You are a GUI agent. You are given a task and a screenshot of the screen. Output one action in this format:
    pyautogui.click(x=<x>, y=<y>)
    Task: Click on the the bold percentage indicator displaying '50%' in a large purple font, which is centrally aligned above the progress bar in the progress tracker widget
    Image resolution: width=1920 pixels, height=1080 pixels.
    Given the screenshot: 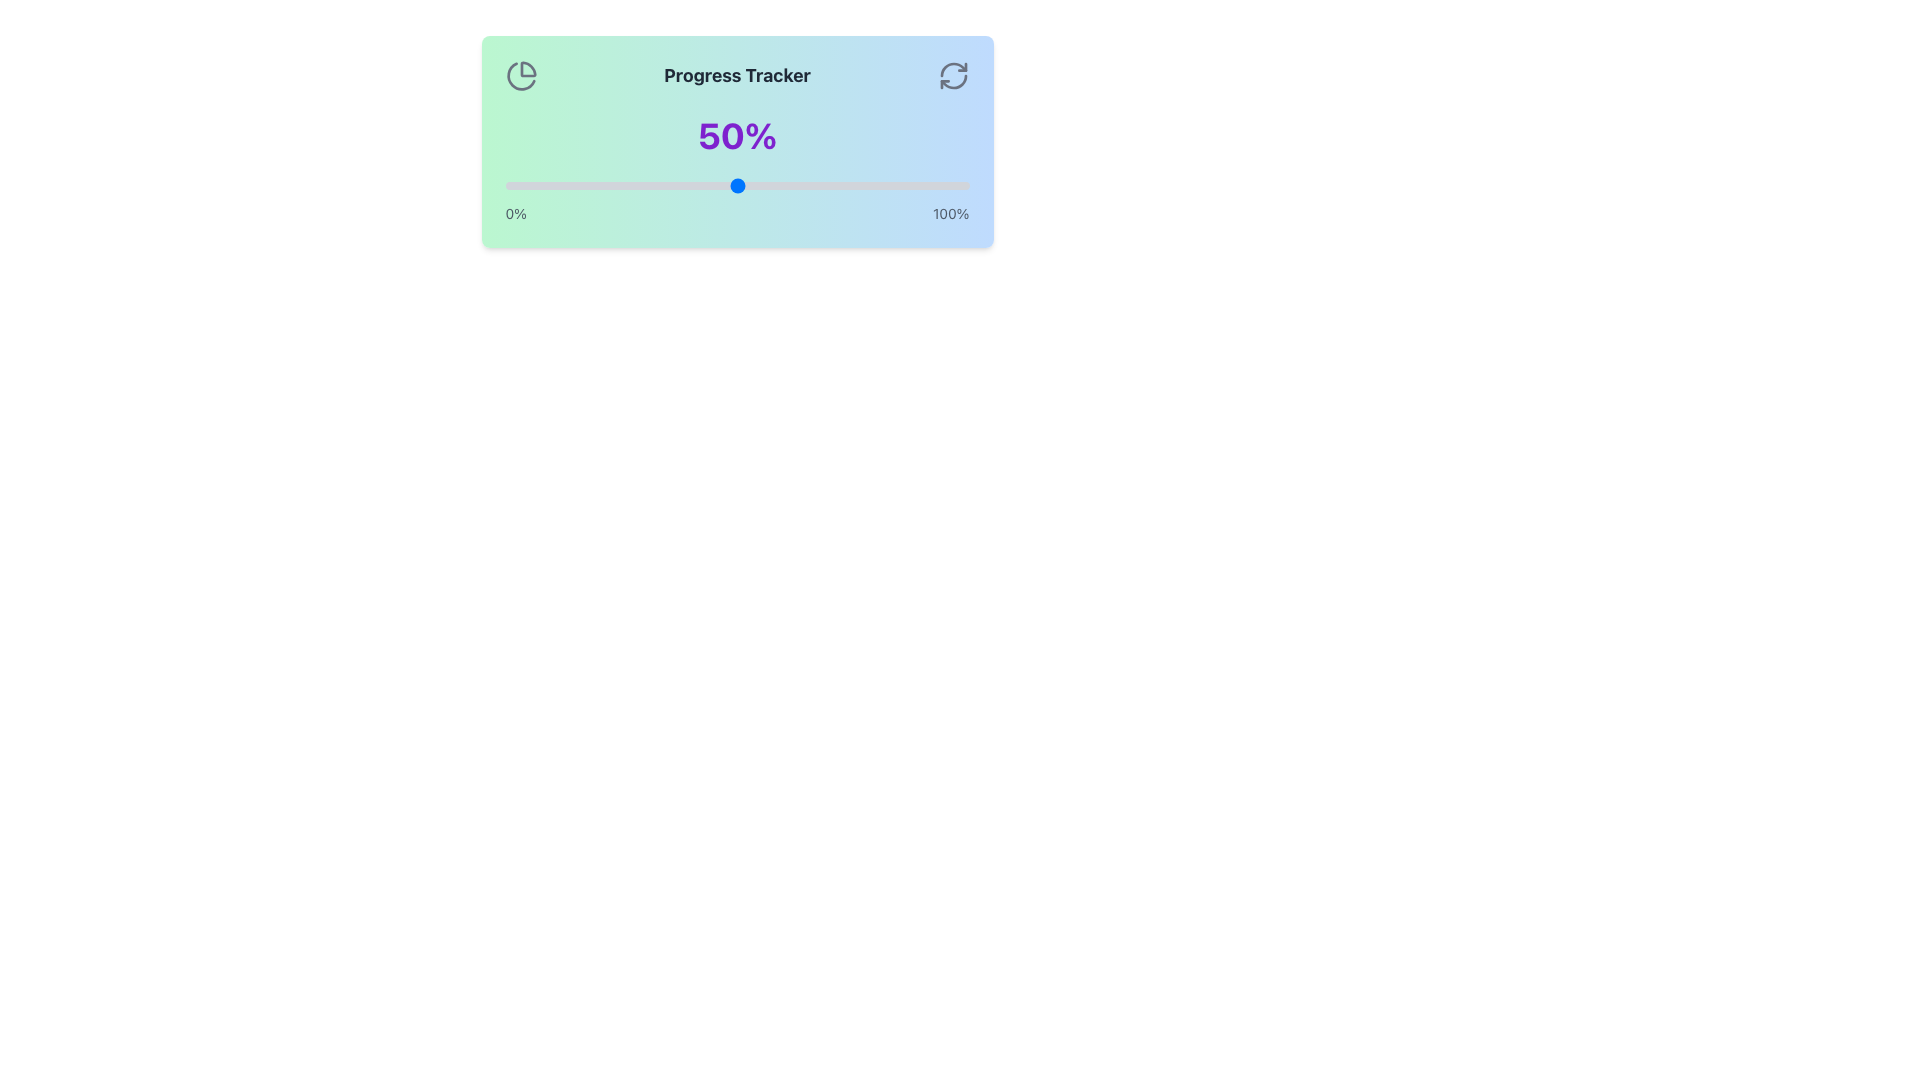 What is the action you would take?
    pyautogui.click(x=736, y=135)
    